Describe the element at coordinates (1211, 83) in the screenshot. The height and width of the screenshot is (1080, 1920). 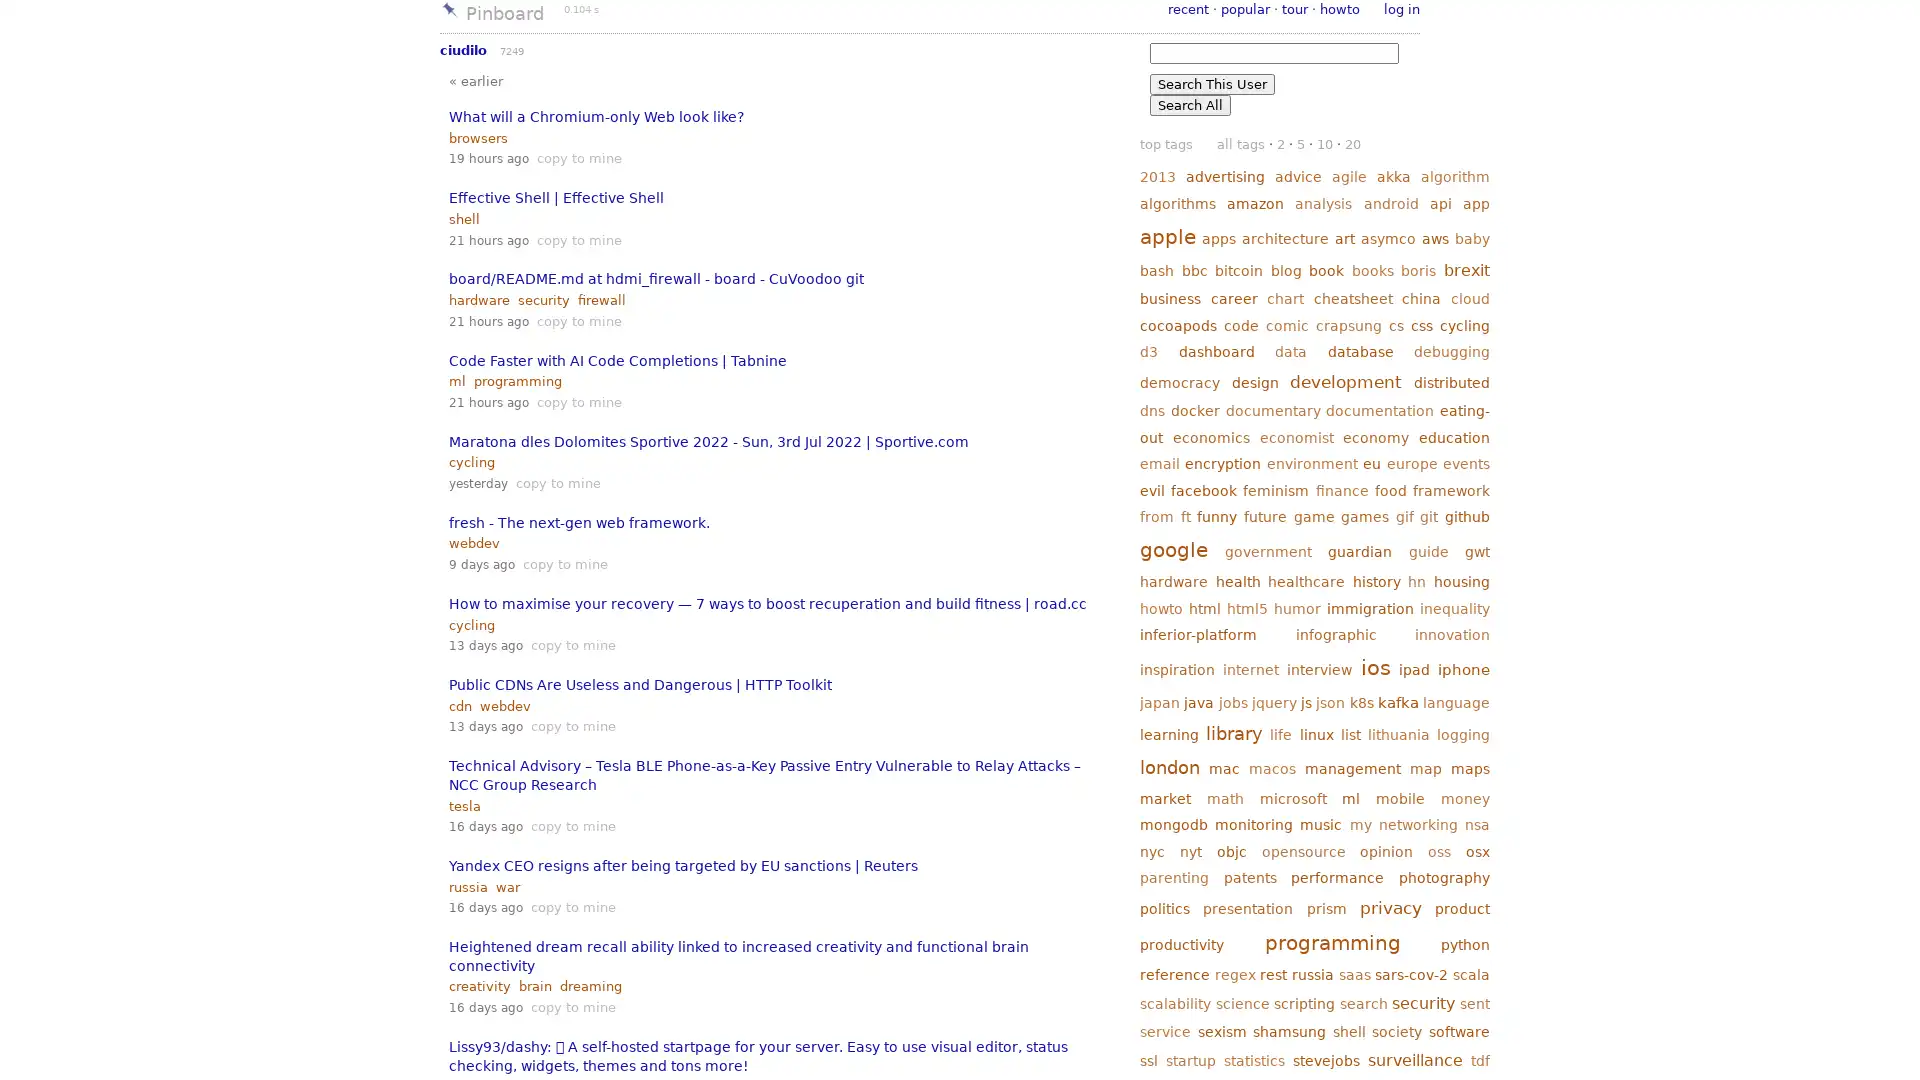
I see `Search This User` at that location.